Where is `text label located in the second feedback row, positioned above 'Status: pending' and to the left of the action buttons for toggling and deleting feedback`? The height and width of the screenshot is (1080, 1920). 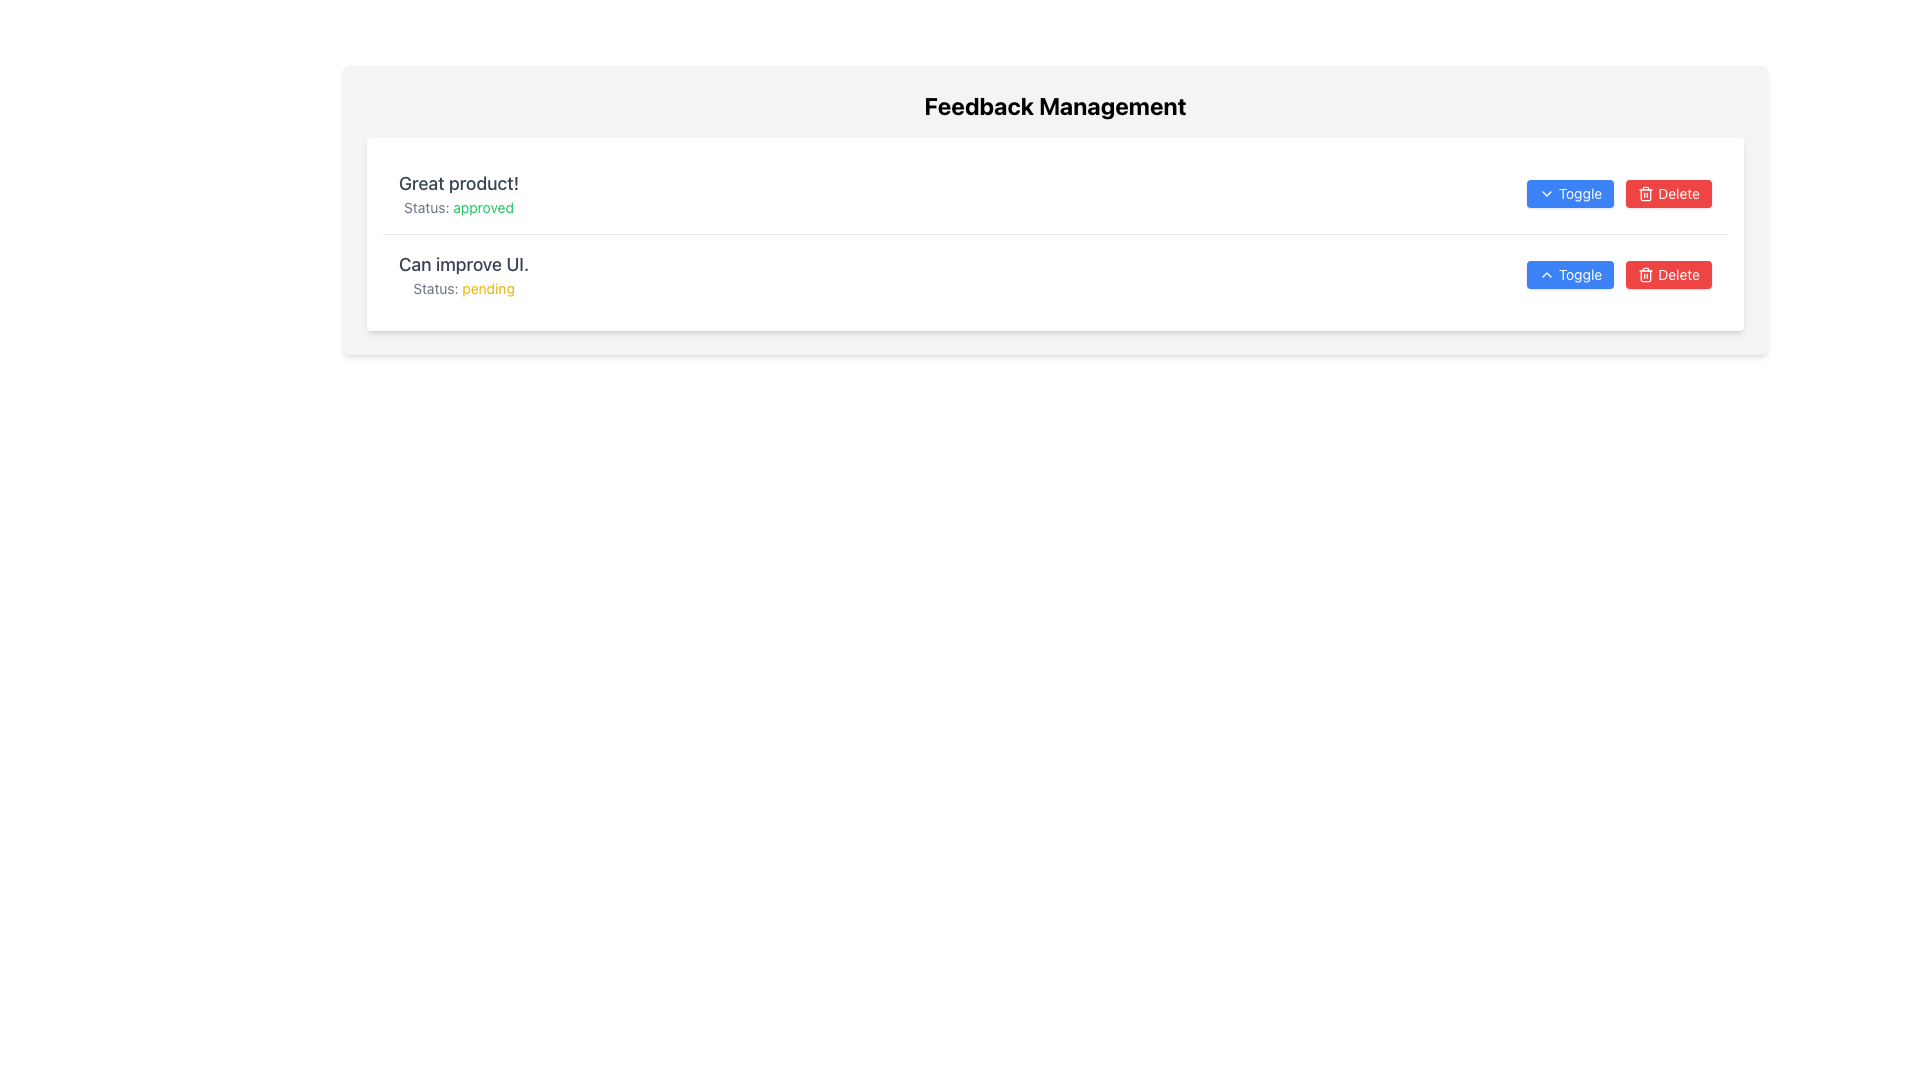
text label located in the second feedback row, positioned above 'Status: pending' and to the left of the action buttons for toggling and deleting feedback is located at coordinates (463, 264).